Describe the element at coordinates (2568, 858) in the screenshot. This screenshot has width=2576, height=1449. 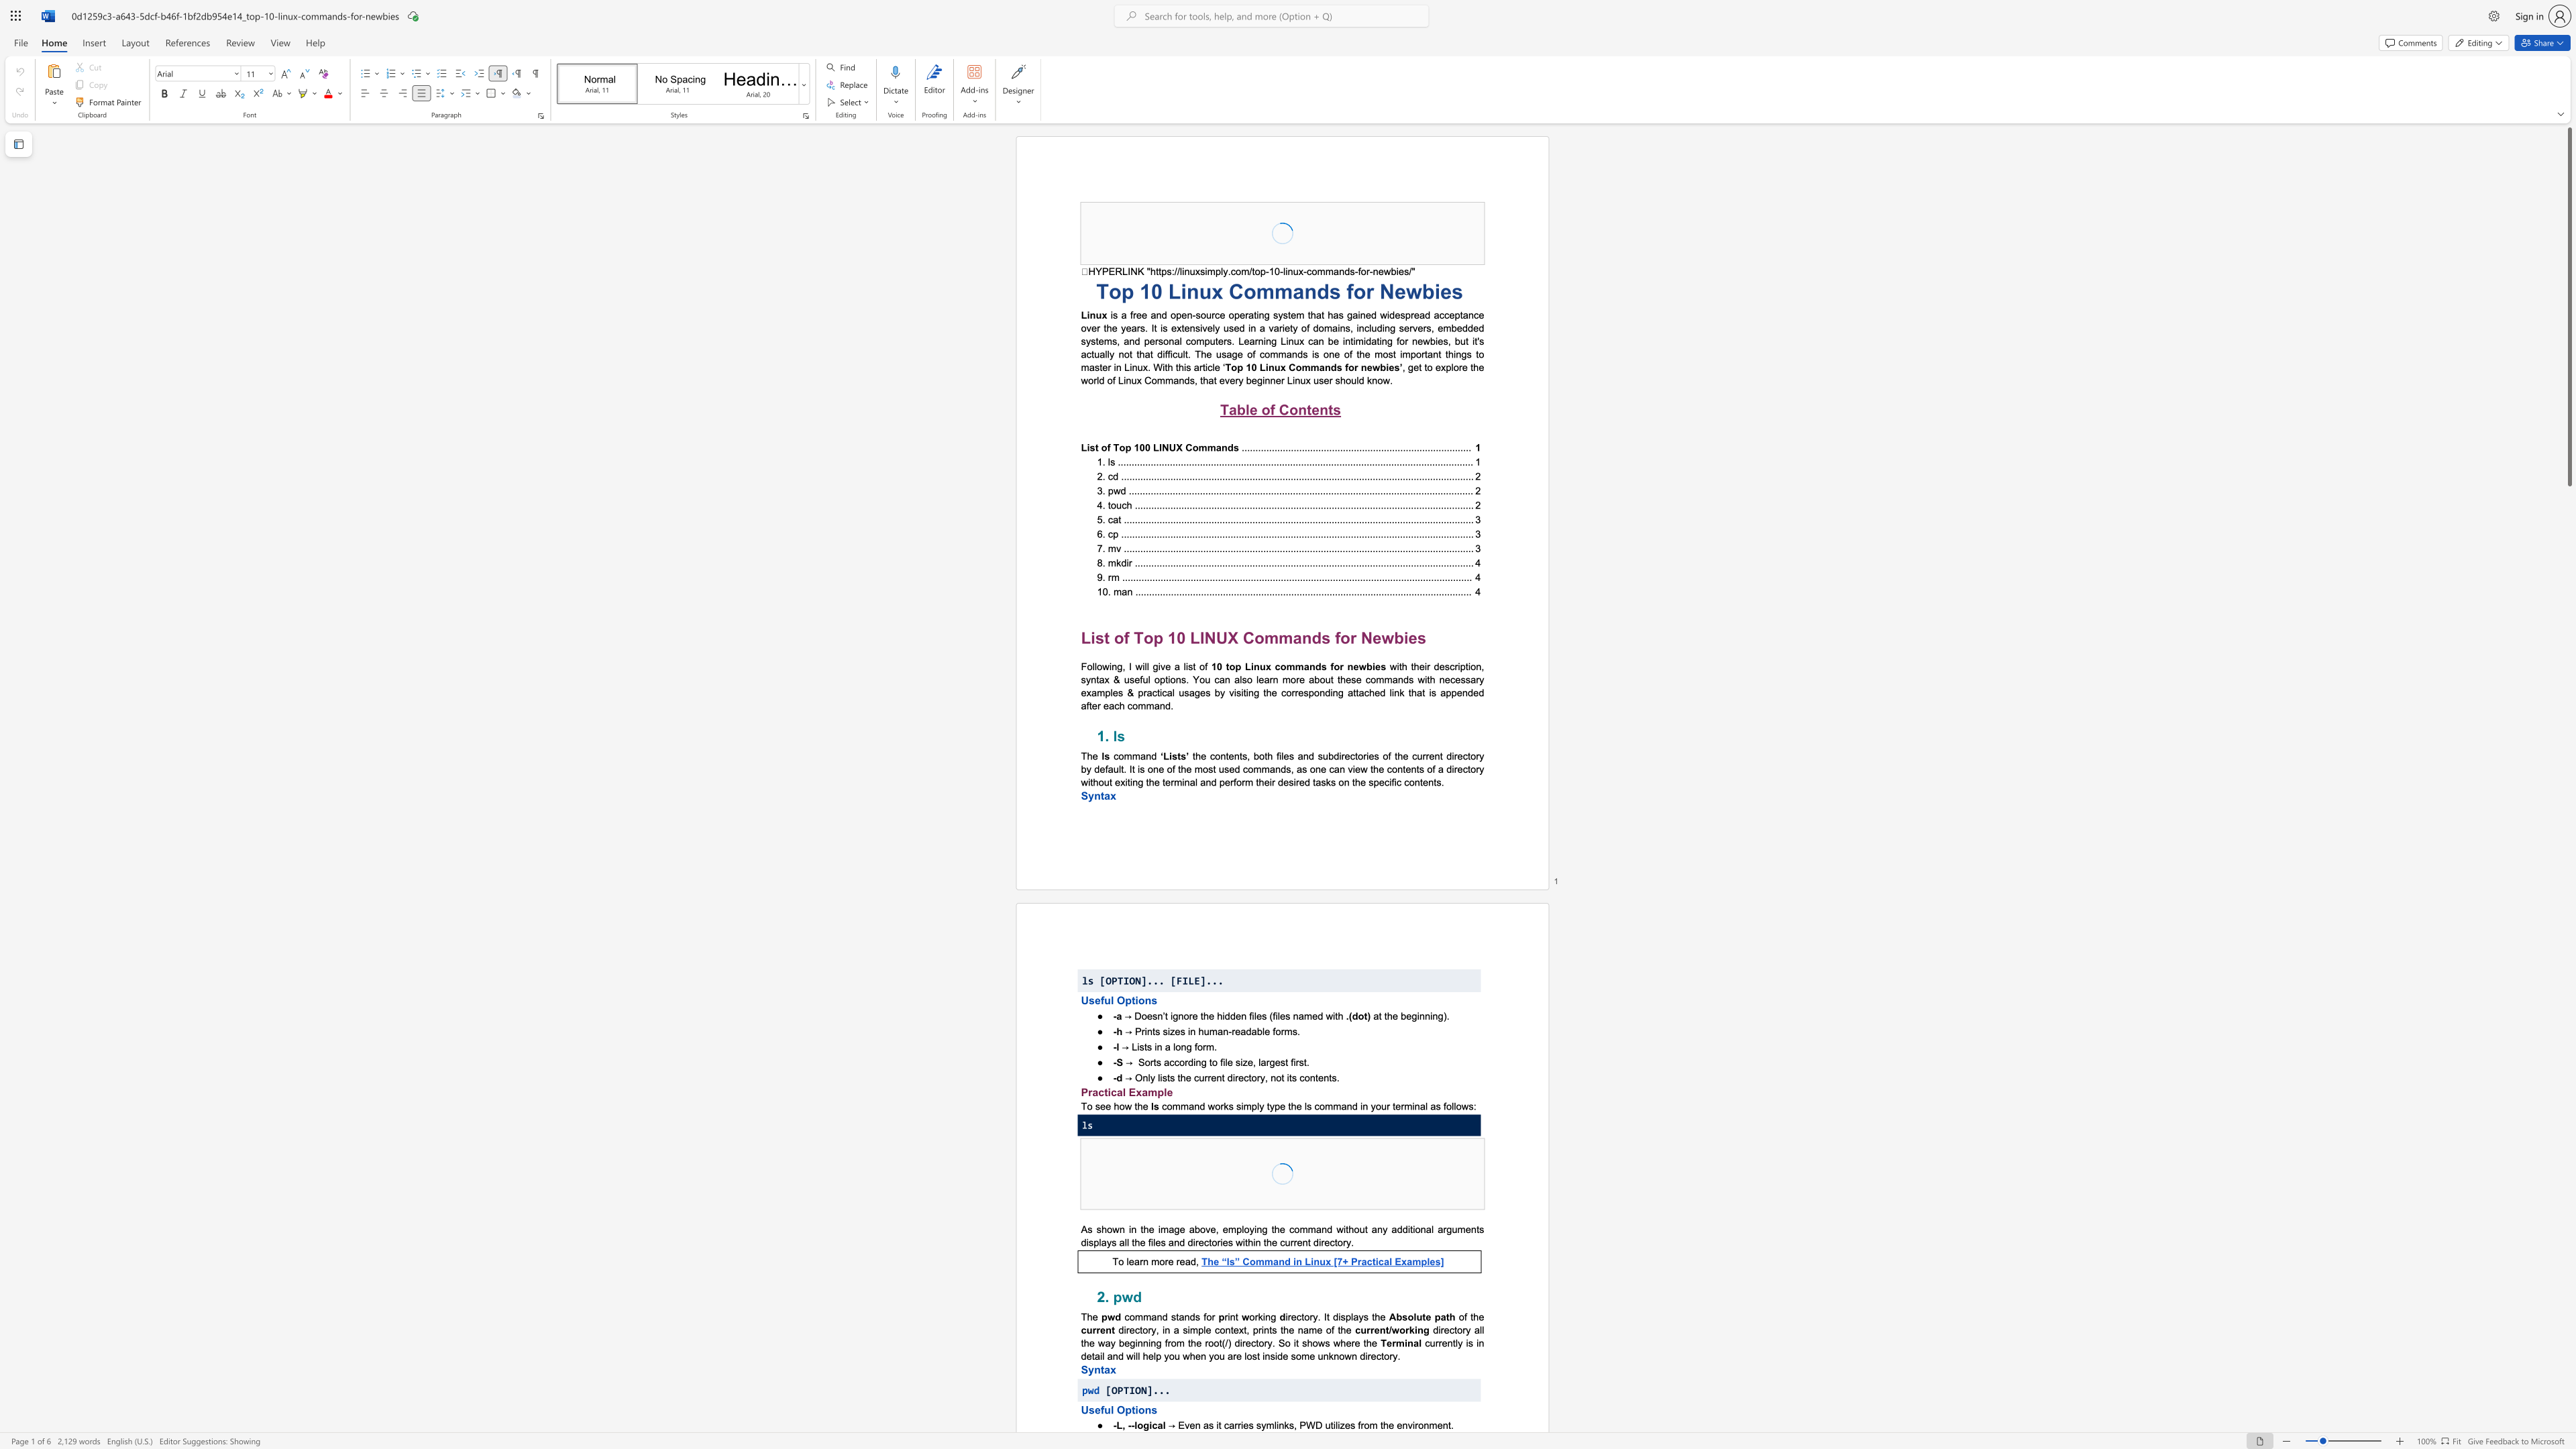
I see `the scrollbar to scroll downward` at that location.